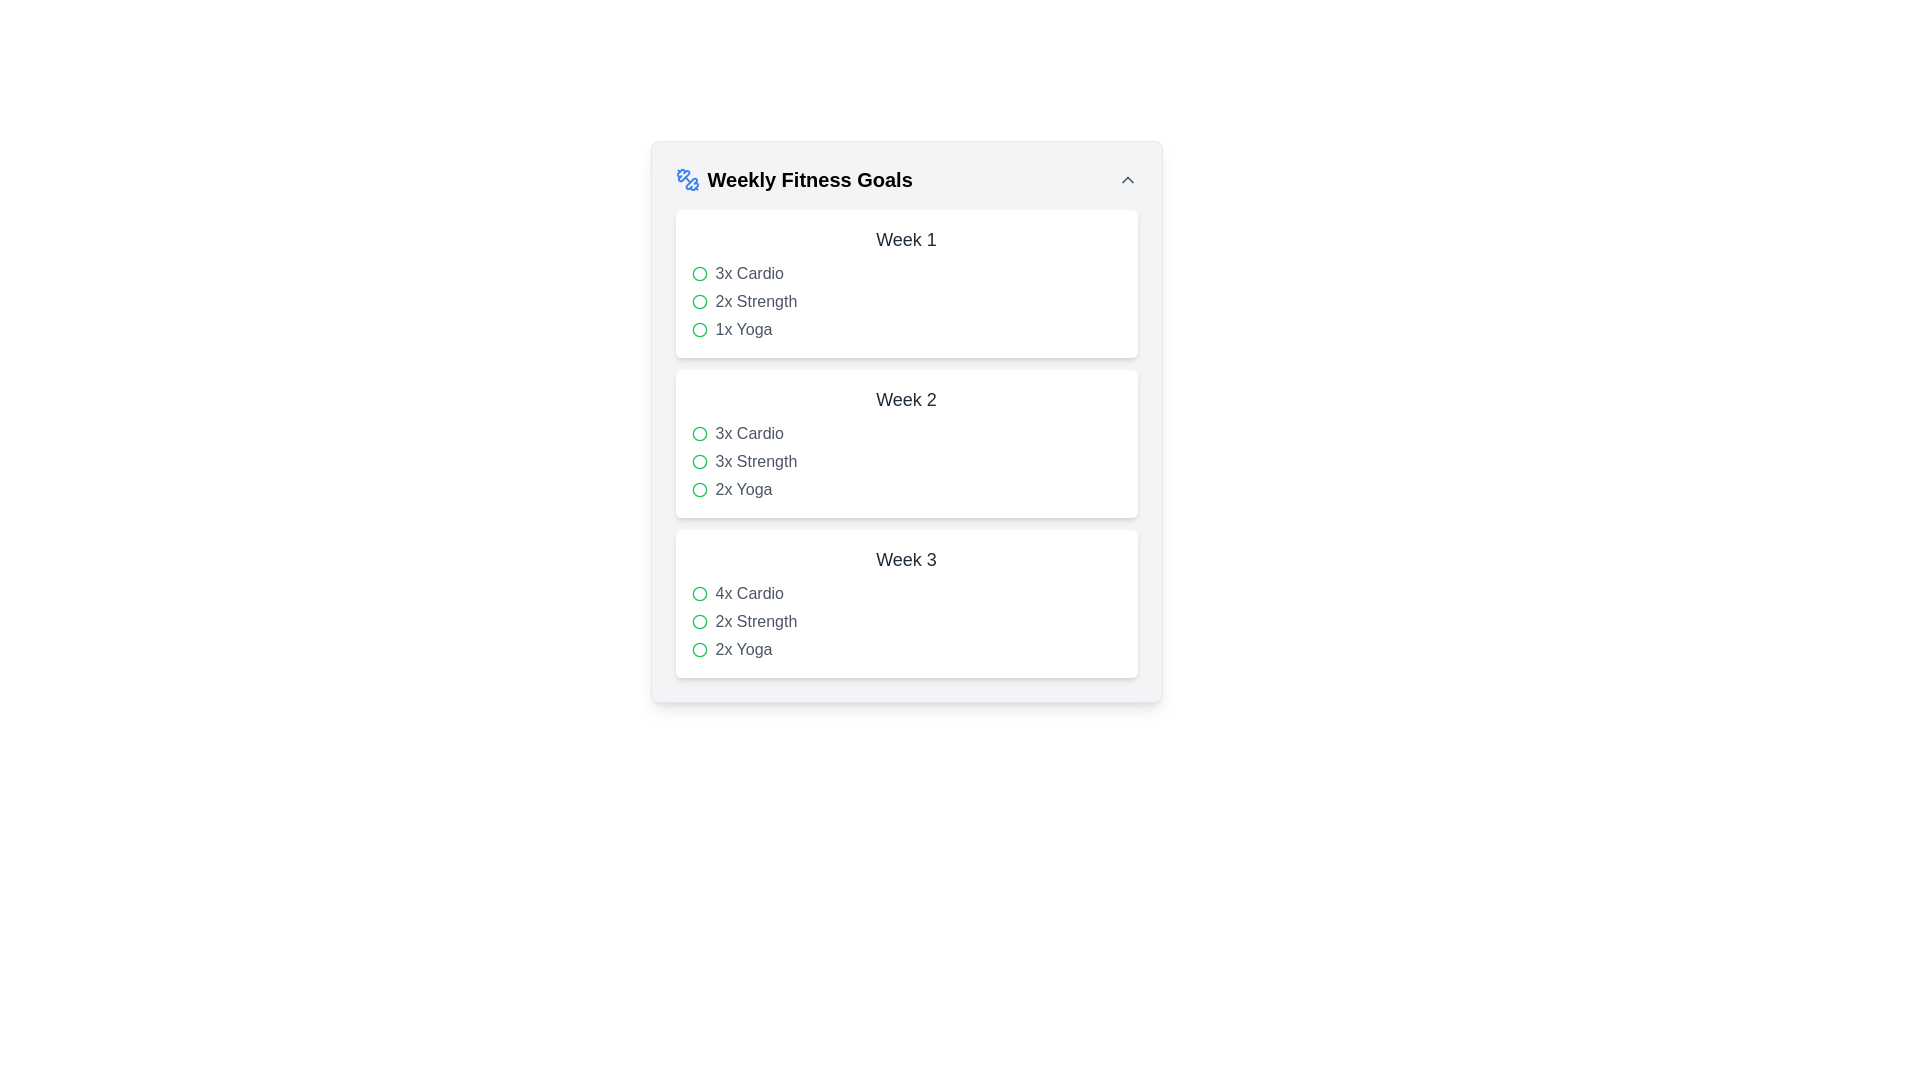 The image size is (1920, 1080). What do you see at coordinates (748, 433) in the screenshot?
I see `the text label that reads '3x Cardio', which is styled in gray and located in the Week 2 section of the fitness goals list, positioned to the right of a green circular icon` at bounding box center [748, 433].